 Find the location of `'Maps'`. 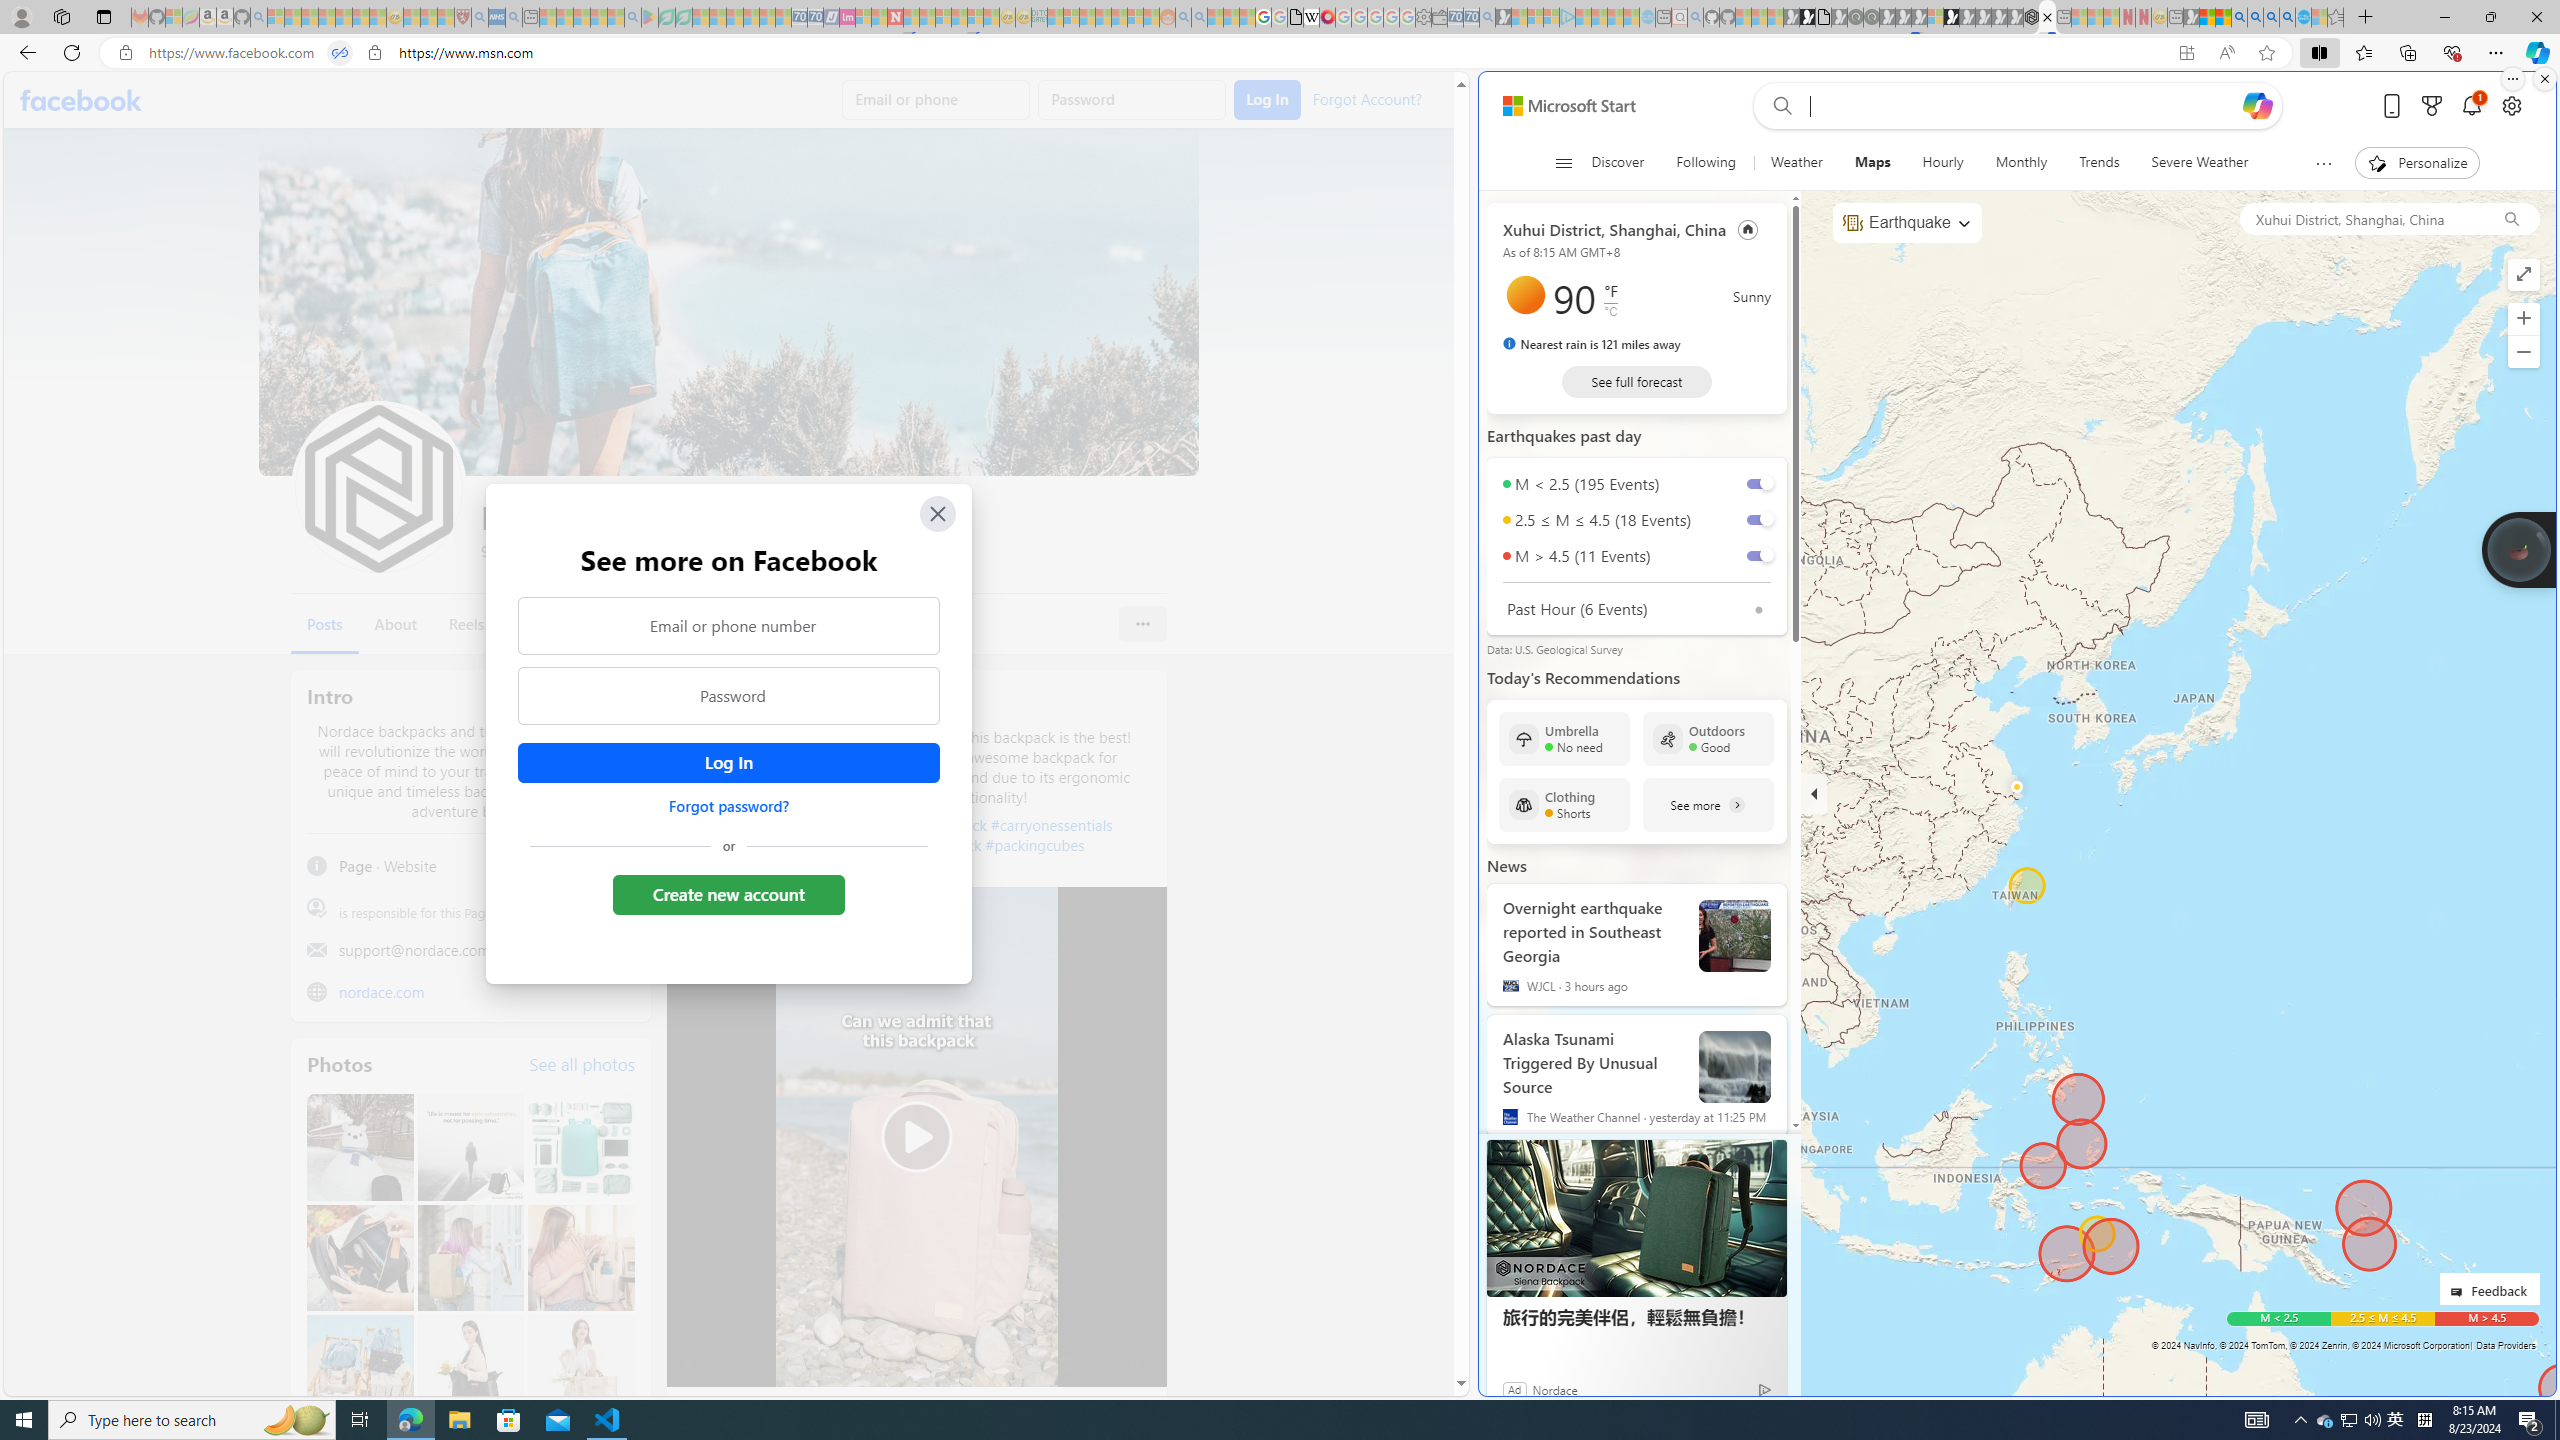

'Maps' is located at coordinates (1871, 162).